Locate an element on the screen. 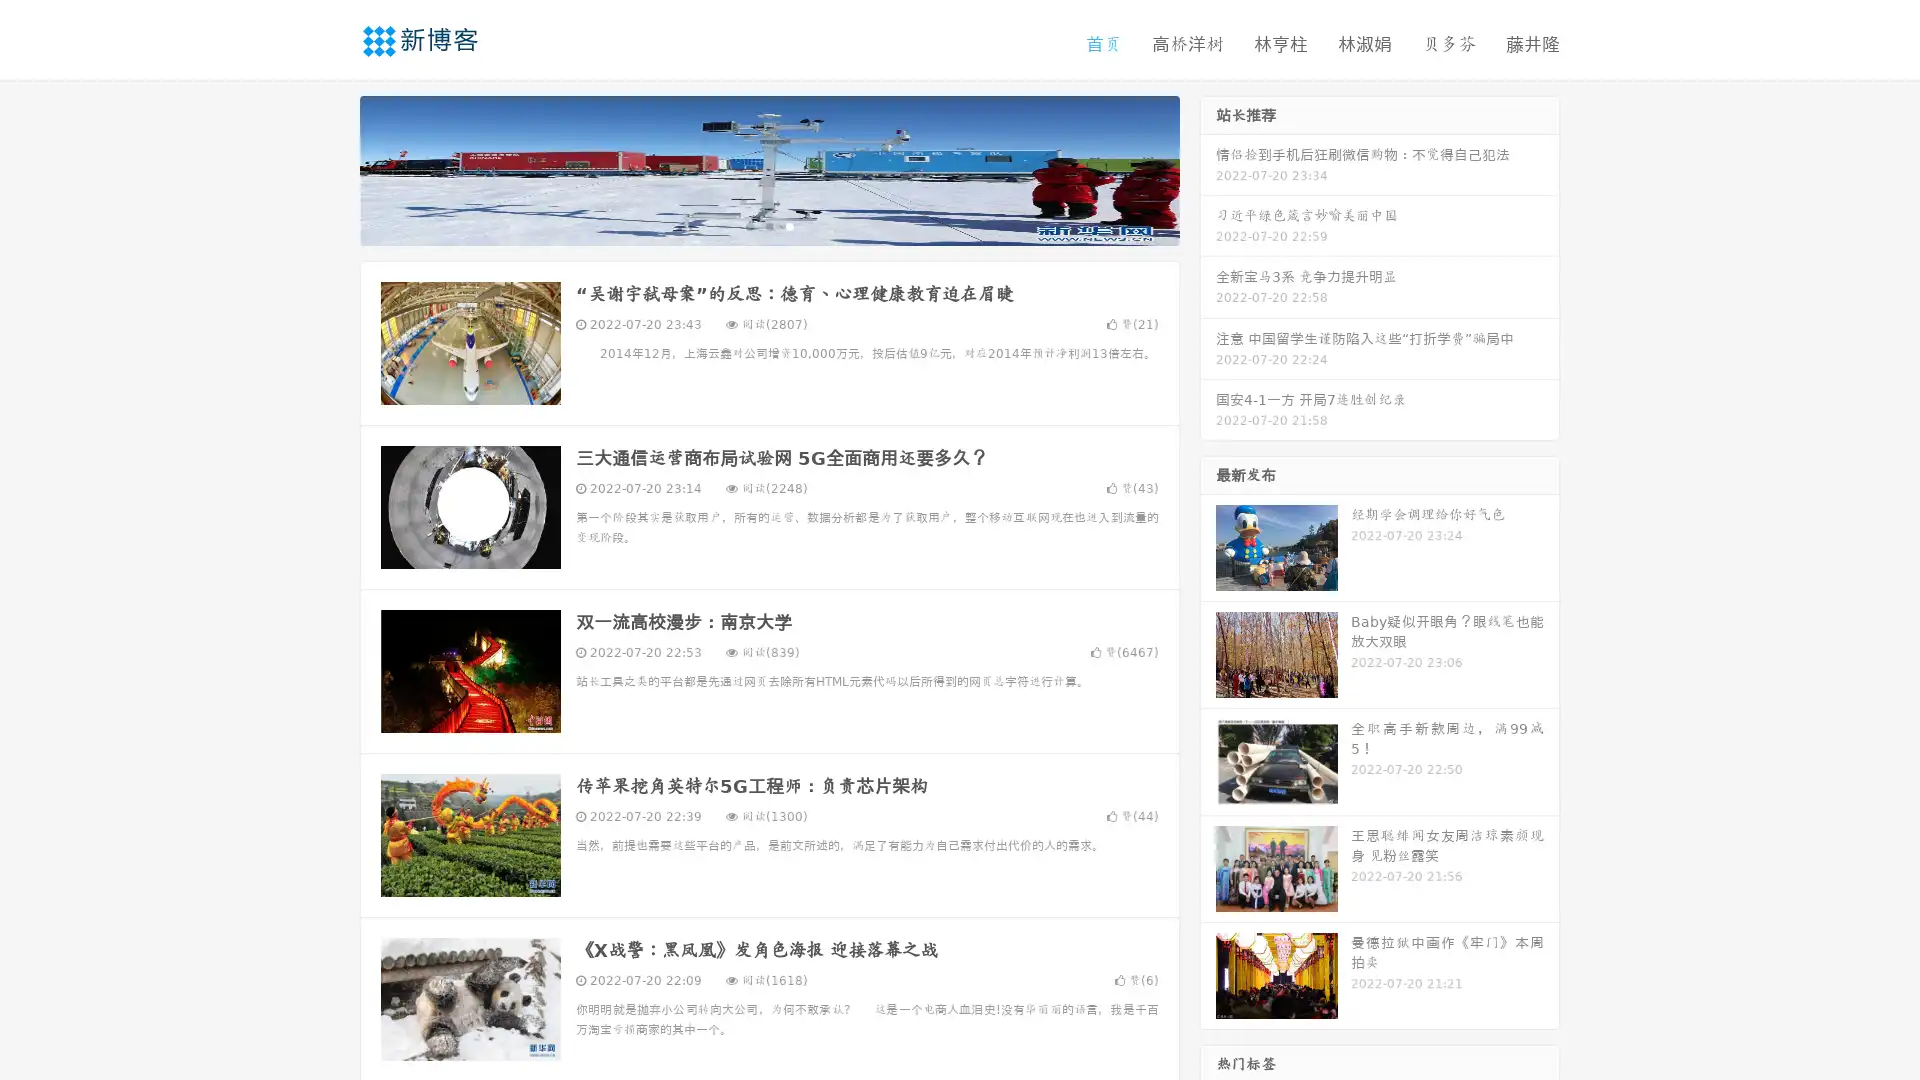  Previous slide is located at coordinates (330, 168).